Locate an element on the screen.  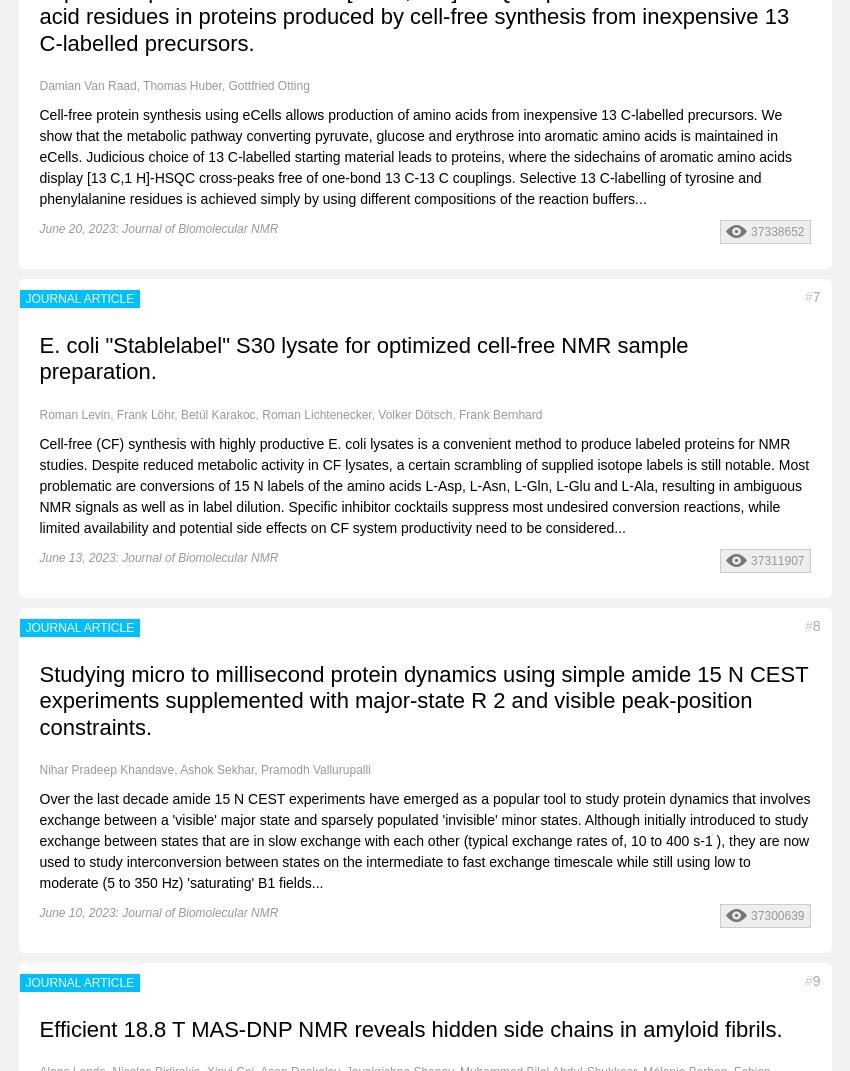
'Efficient 18.8 T MAS-DNP NMR reveals hidden side chains in amyloid fibrils.' is located at coordinates (410, 1029).